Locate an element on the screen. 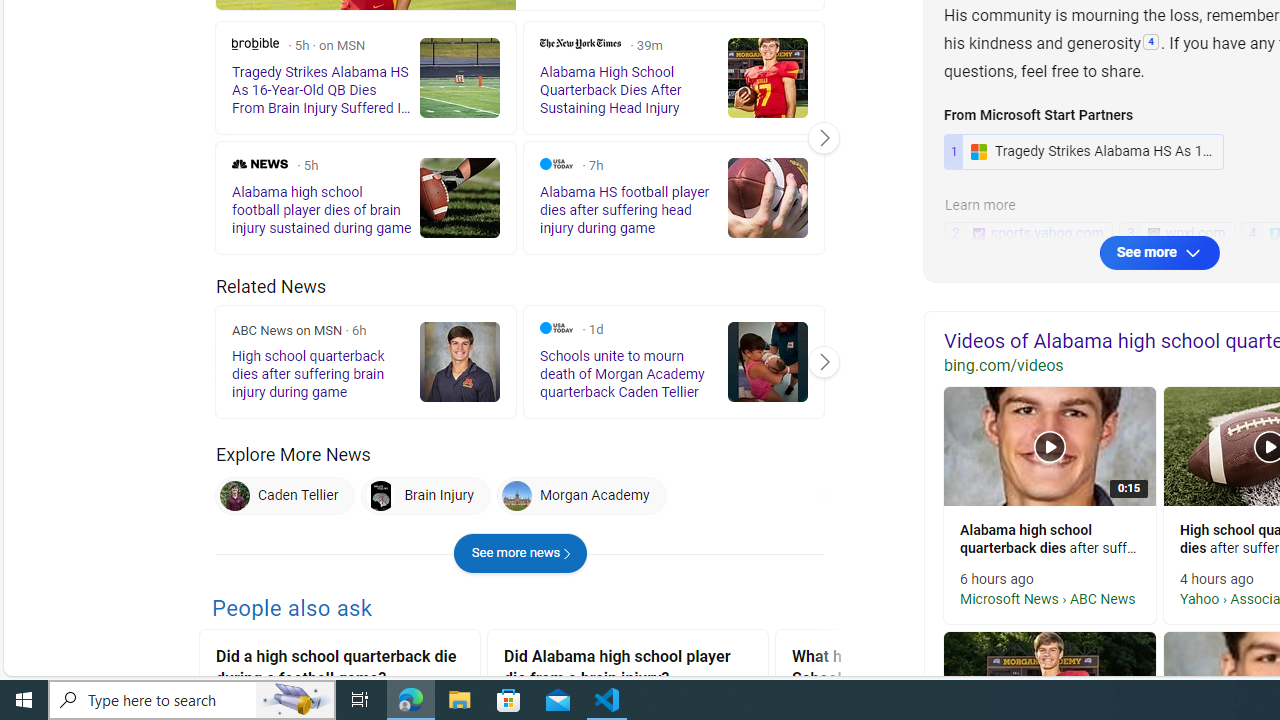 This screenshot has width=1280, height=720. 'Caden Tellier Caden Tellier' is located at coordinates (284, 495).